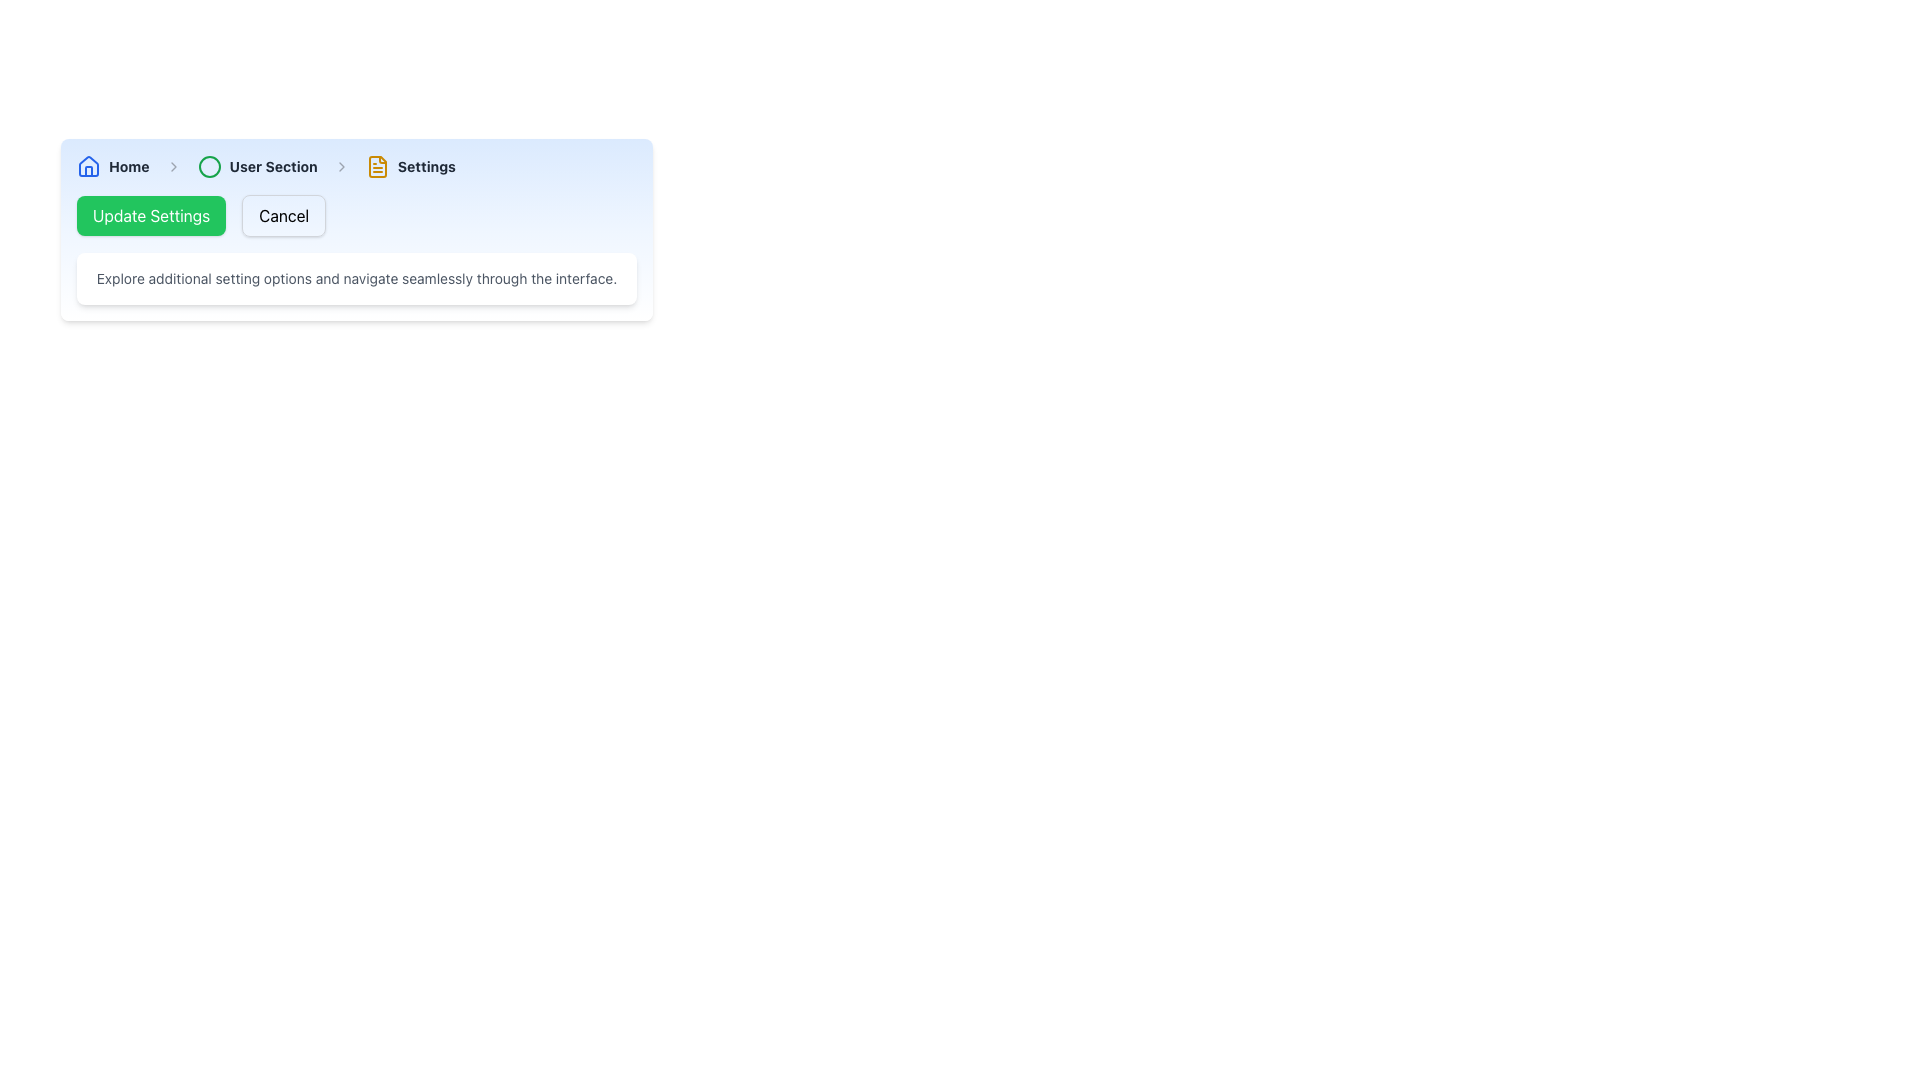 This screenshot has width=1920, height=1080. I want to click on the 'Settings' icon in the breadcrumb navigation, which is positioned to the left of the 'Settings' label and represents the settings section, so click(377, 165).